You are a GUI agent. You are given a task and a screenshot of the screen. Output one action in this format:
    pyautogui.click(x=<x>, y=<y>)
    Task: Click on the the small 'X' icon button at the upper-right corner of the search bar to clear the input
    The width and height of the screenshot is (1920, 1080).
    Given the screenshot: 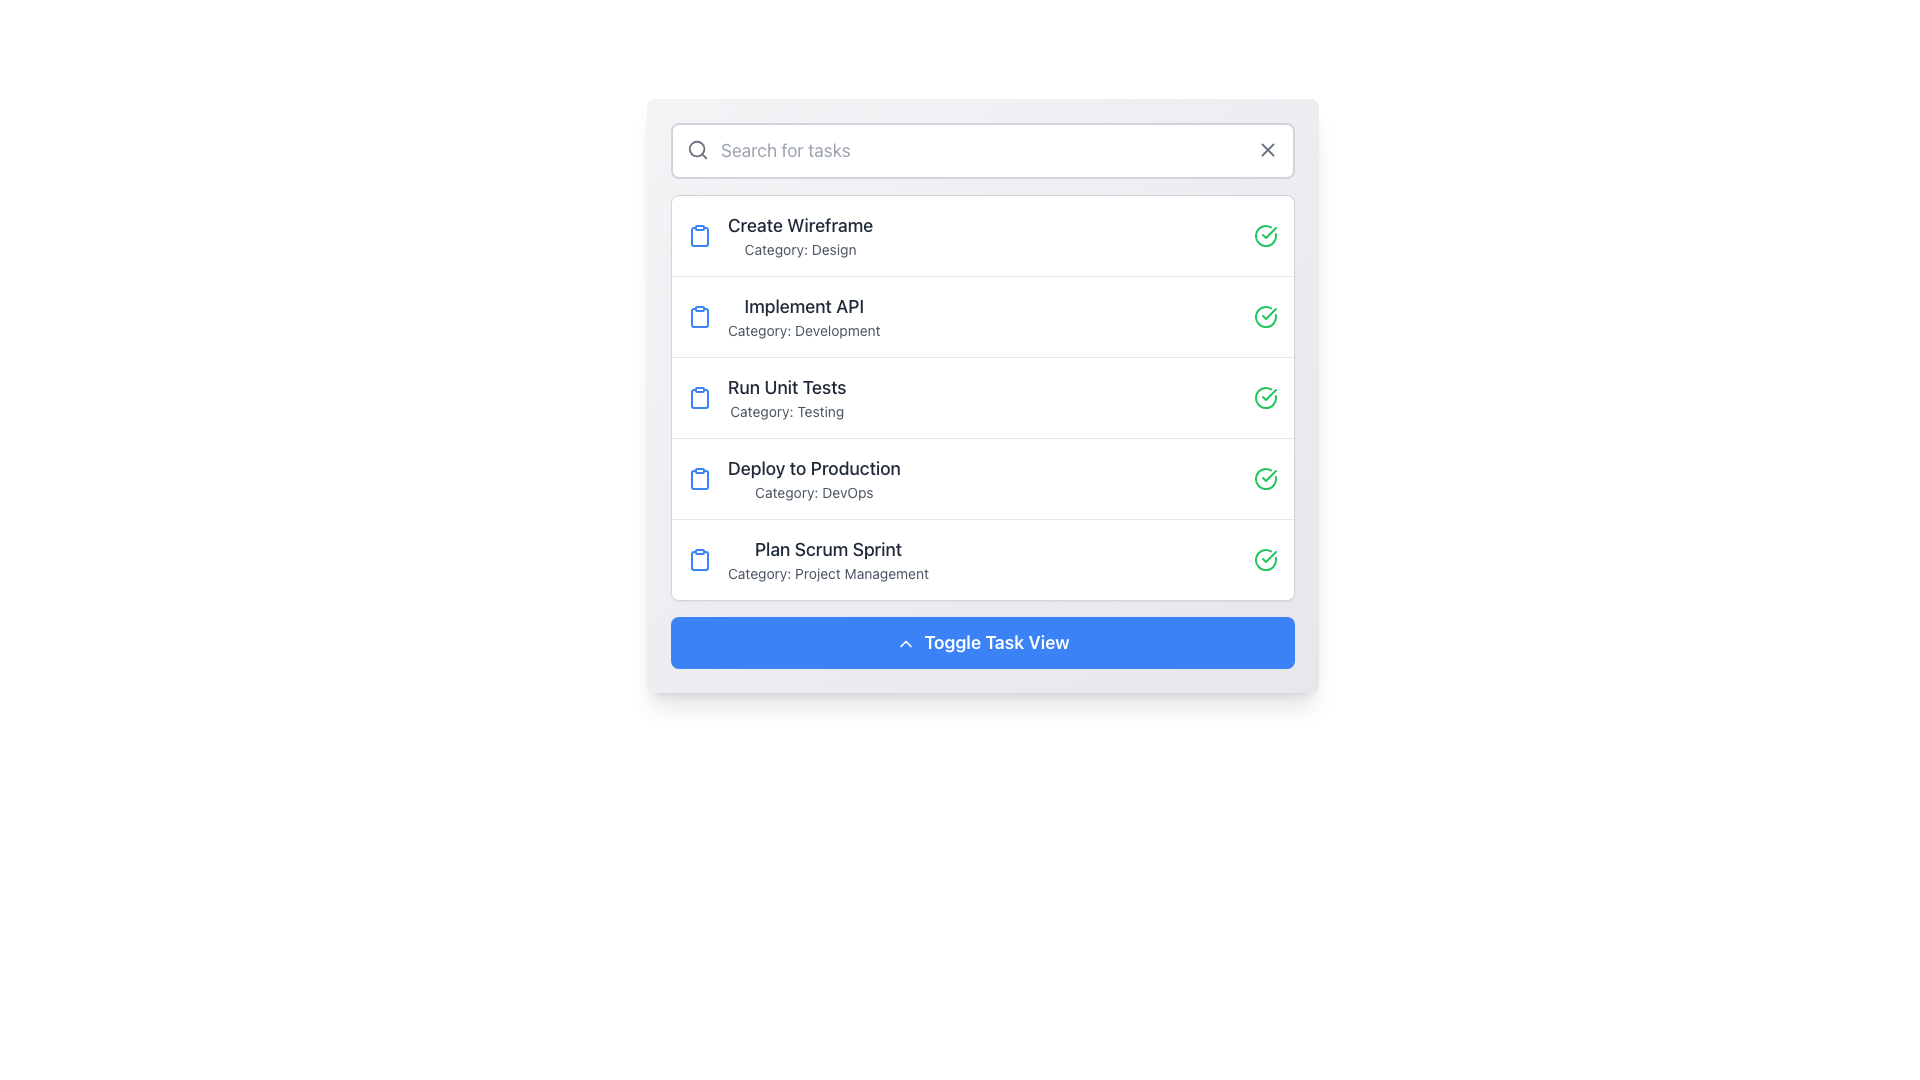 What is the action you would take?
    pyautogui.click(x=1266, y=149)
    